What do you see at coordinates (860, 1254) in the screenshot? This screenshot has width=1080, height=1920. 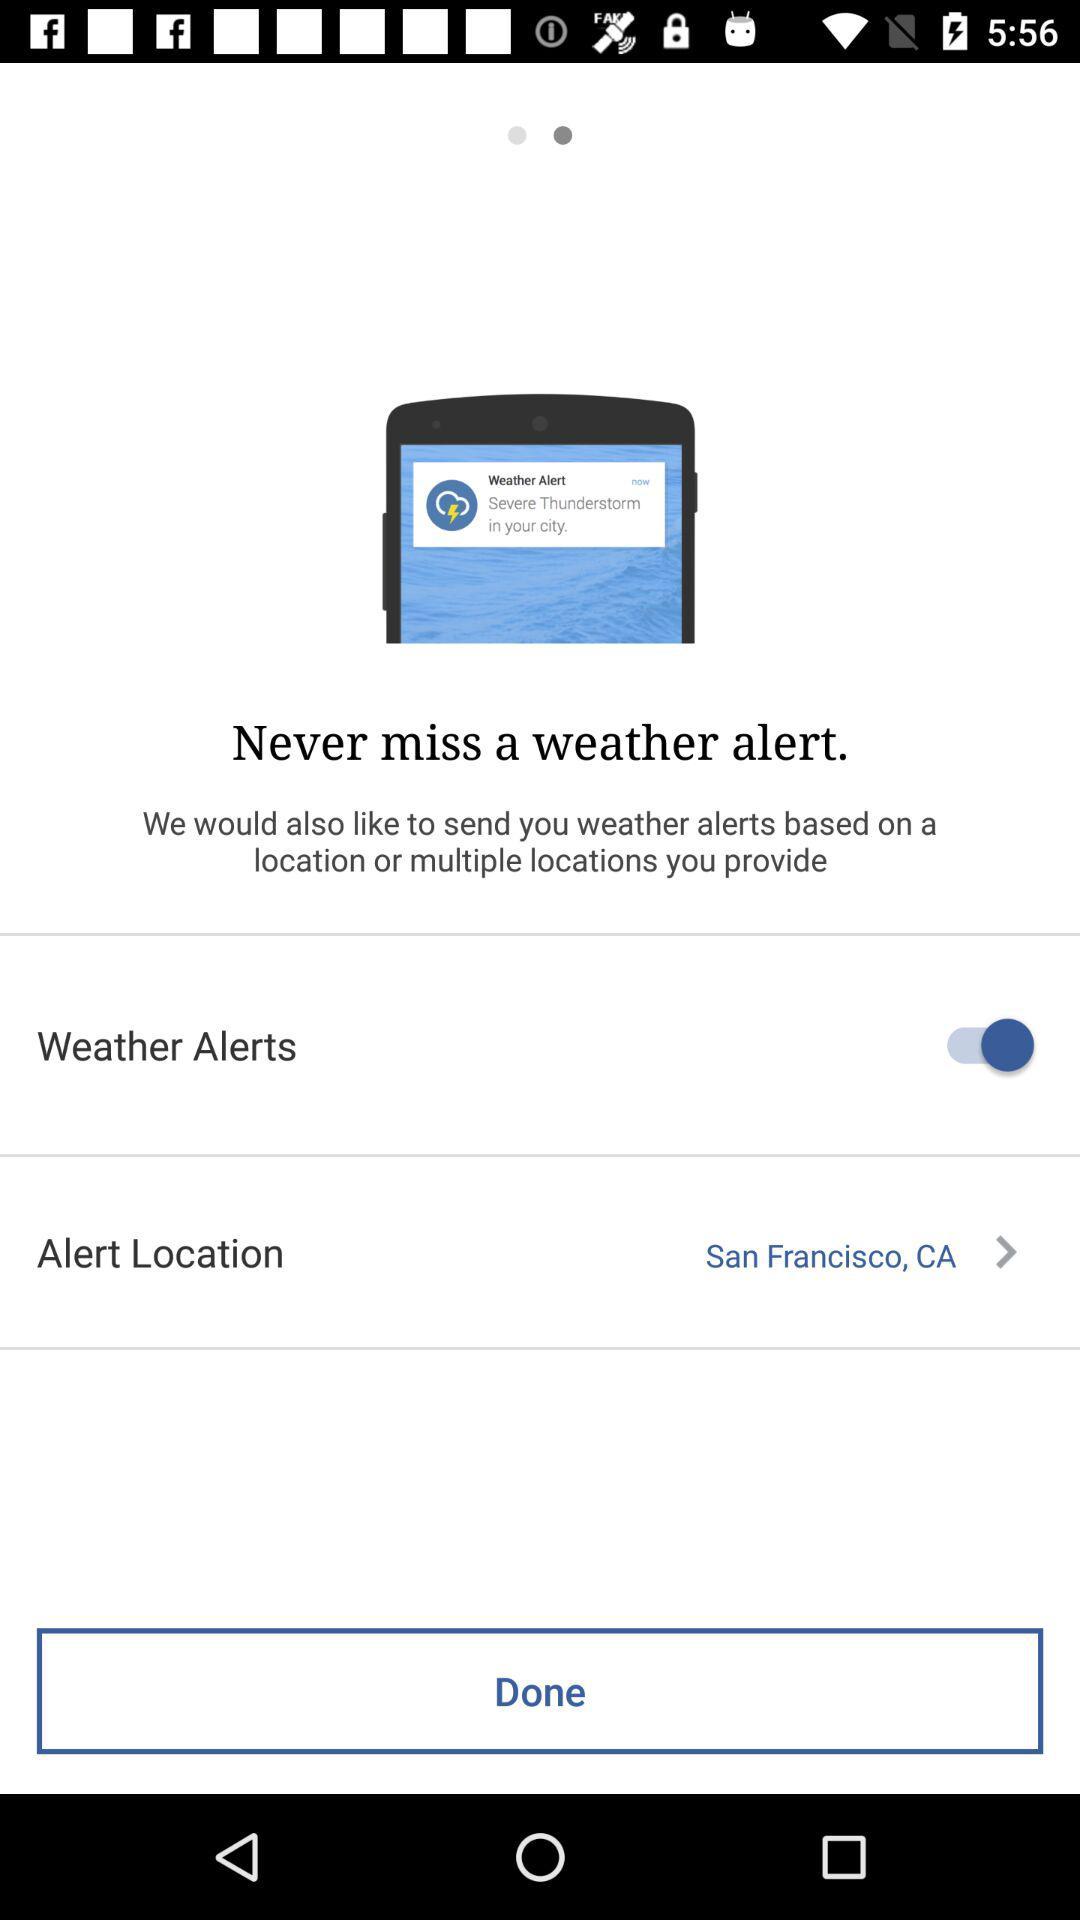 I see `icon next to the alert location icon` at bounding box center [860, 1254].